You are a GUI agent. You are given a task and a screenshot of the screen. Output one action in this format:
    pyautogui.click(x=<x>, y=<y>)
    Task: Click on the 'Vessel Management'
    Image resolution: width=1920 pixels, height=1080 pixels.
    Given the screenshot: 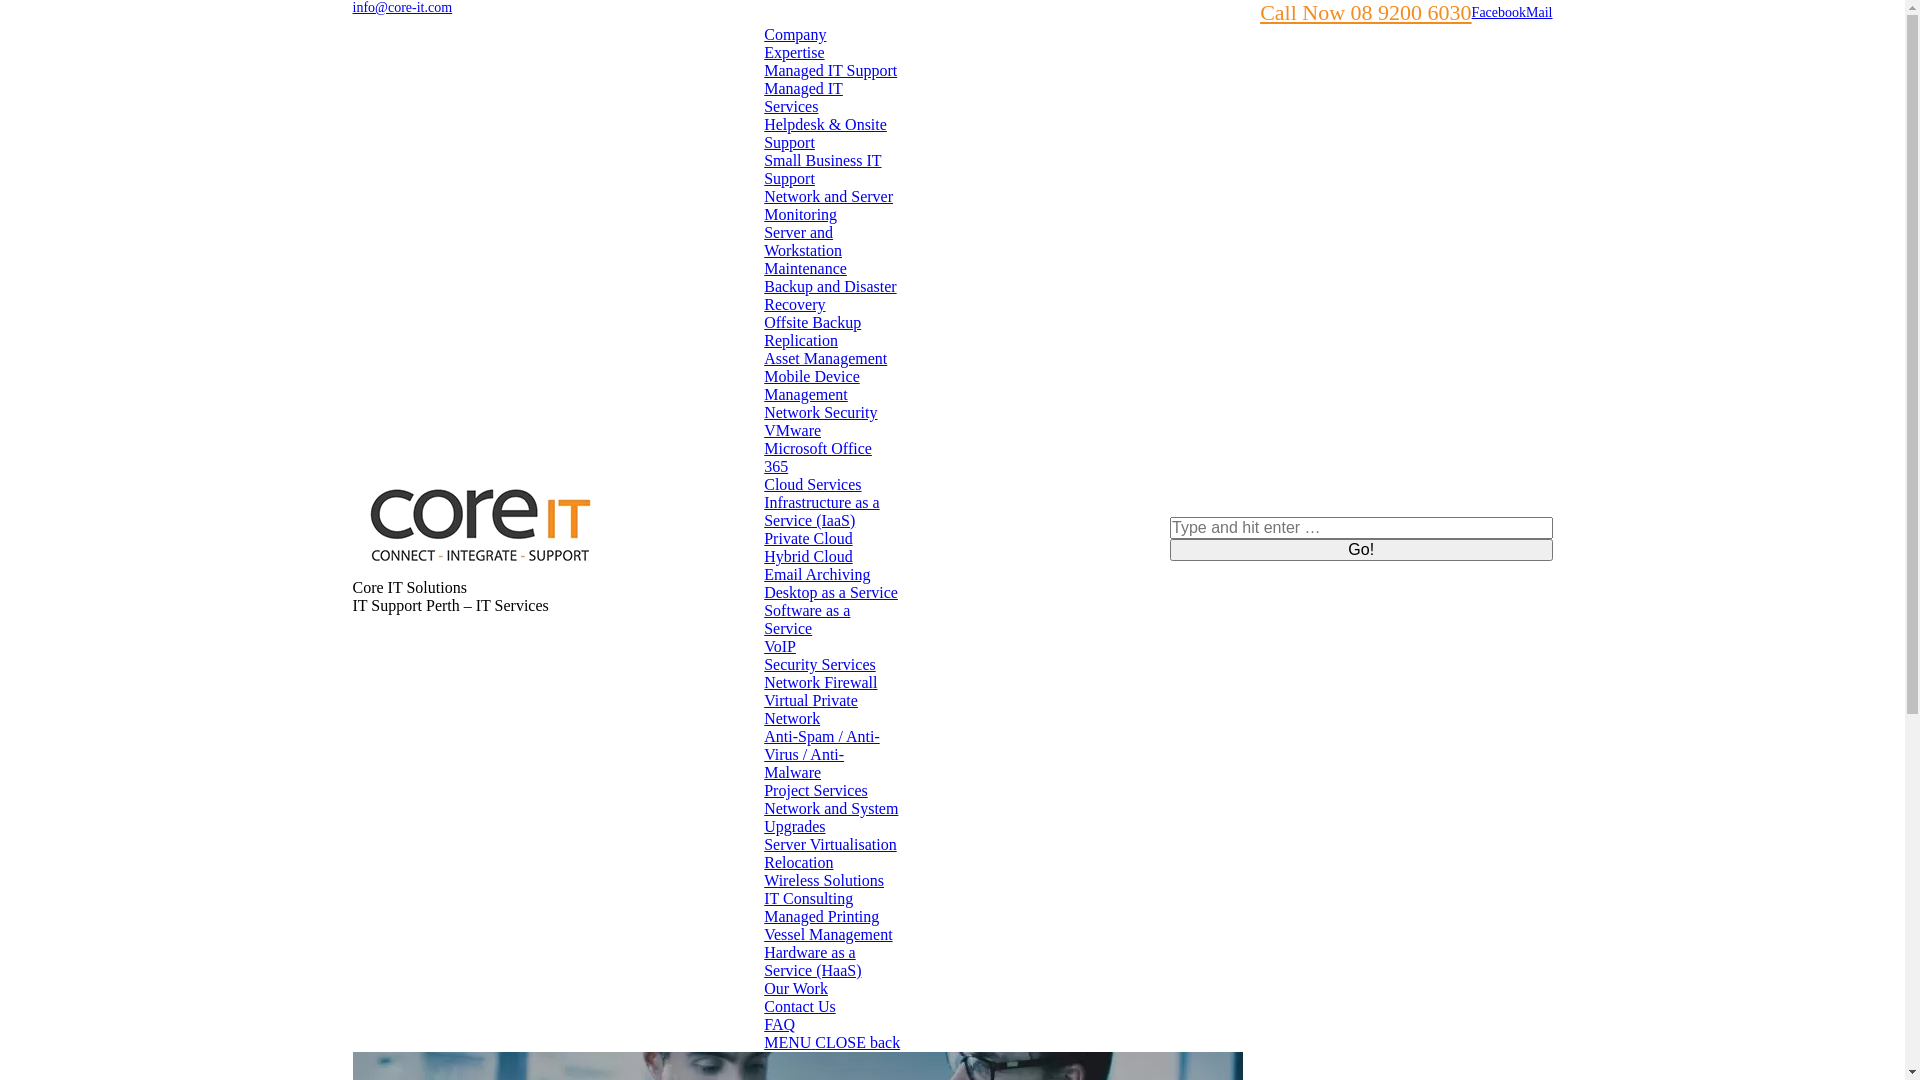 What is the action you would take?
    pyautogui.click(x=828, y=934)
    